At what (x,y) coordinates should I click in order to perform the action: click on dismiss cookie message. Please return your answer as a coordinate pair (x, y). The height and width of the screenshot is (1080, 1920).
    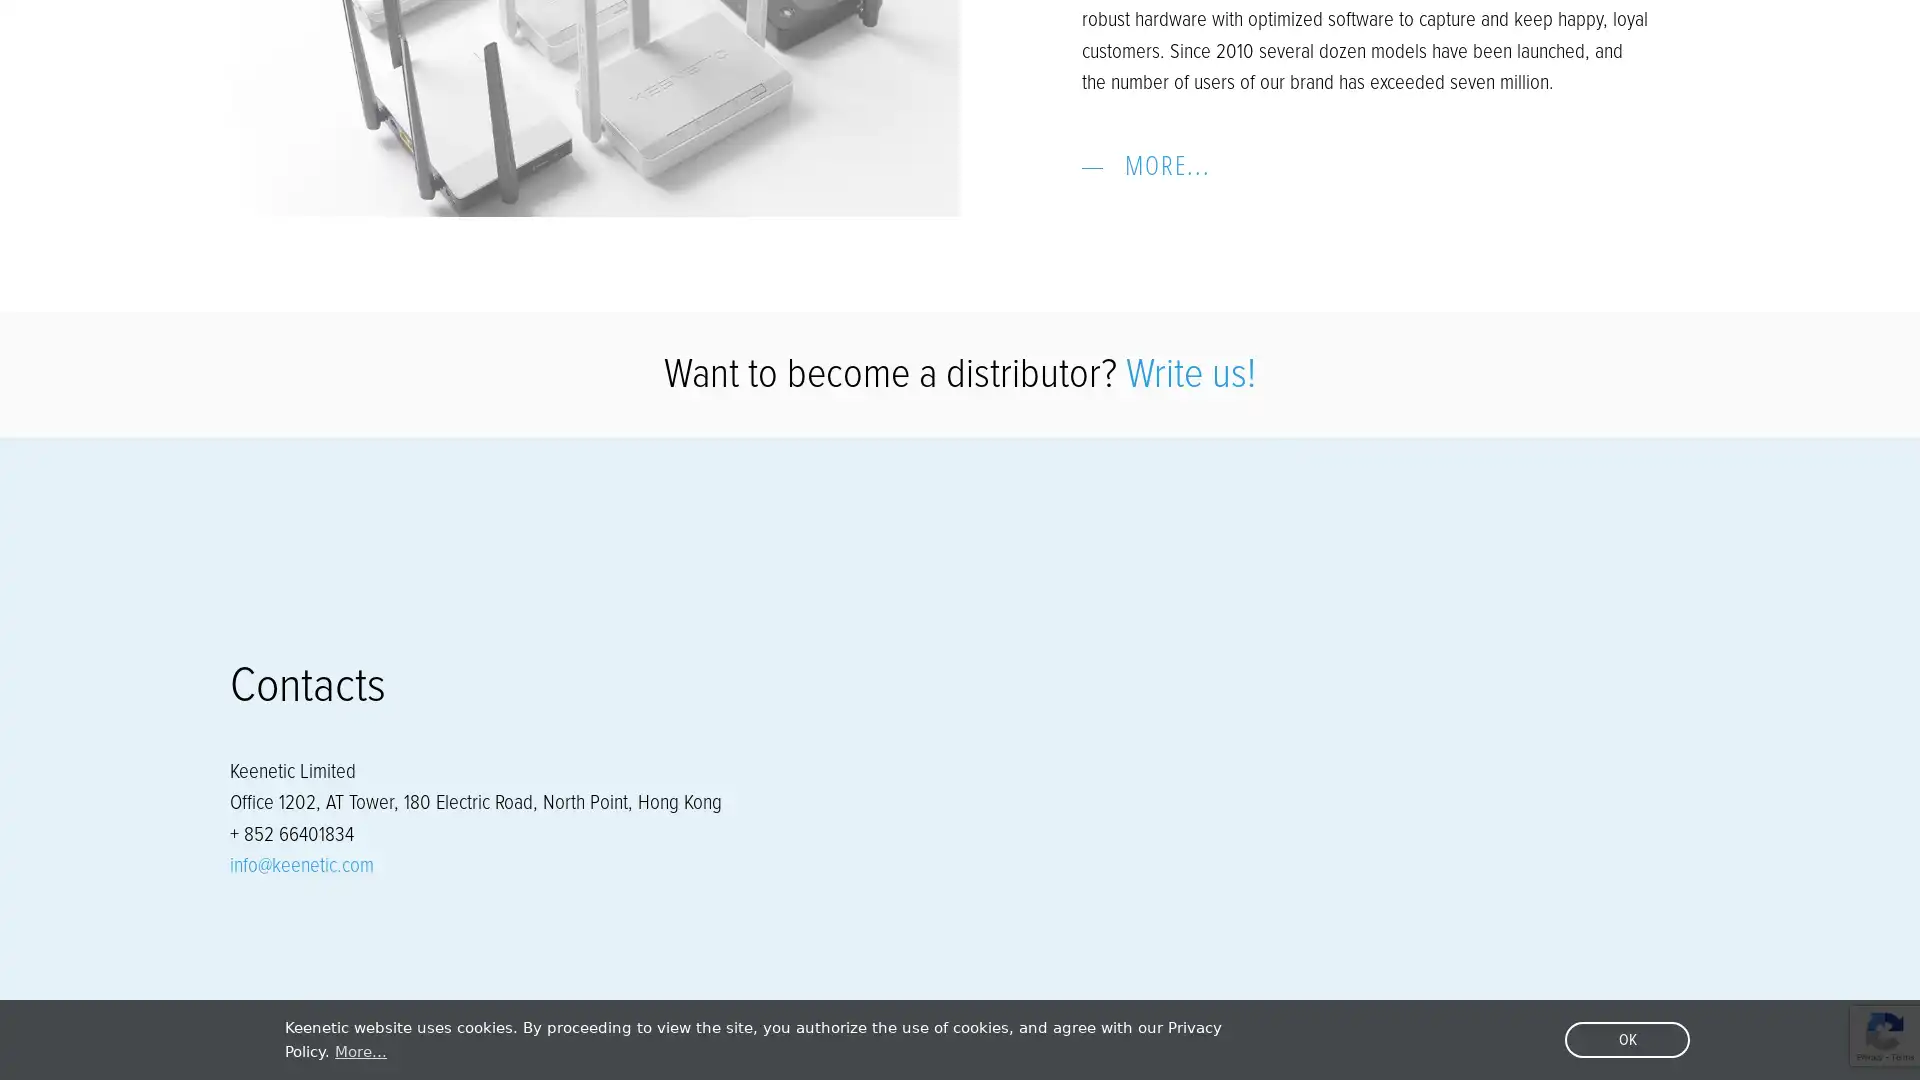
    Looking at the image, I should click on (1627, 1038).